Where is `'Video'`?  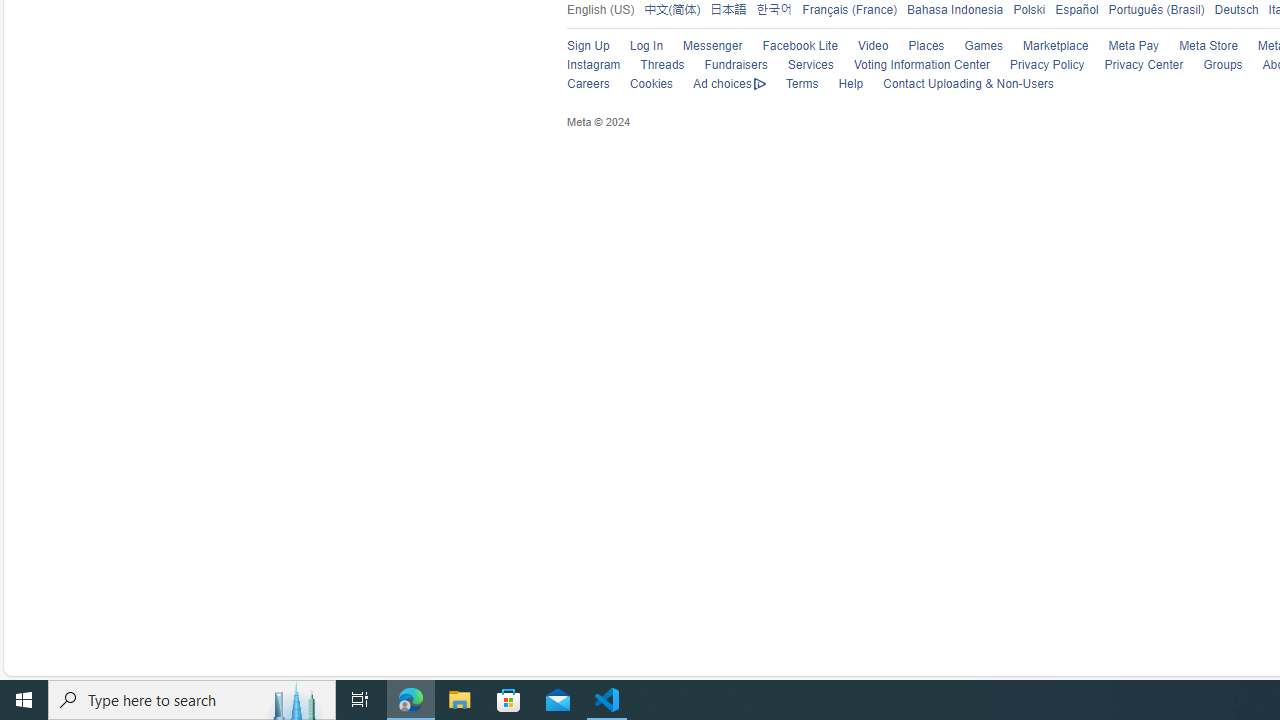 'Video' is located at coordinates (873, 45).